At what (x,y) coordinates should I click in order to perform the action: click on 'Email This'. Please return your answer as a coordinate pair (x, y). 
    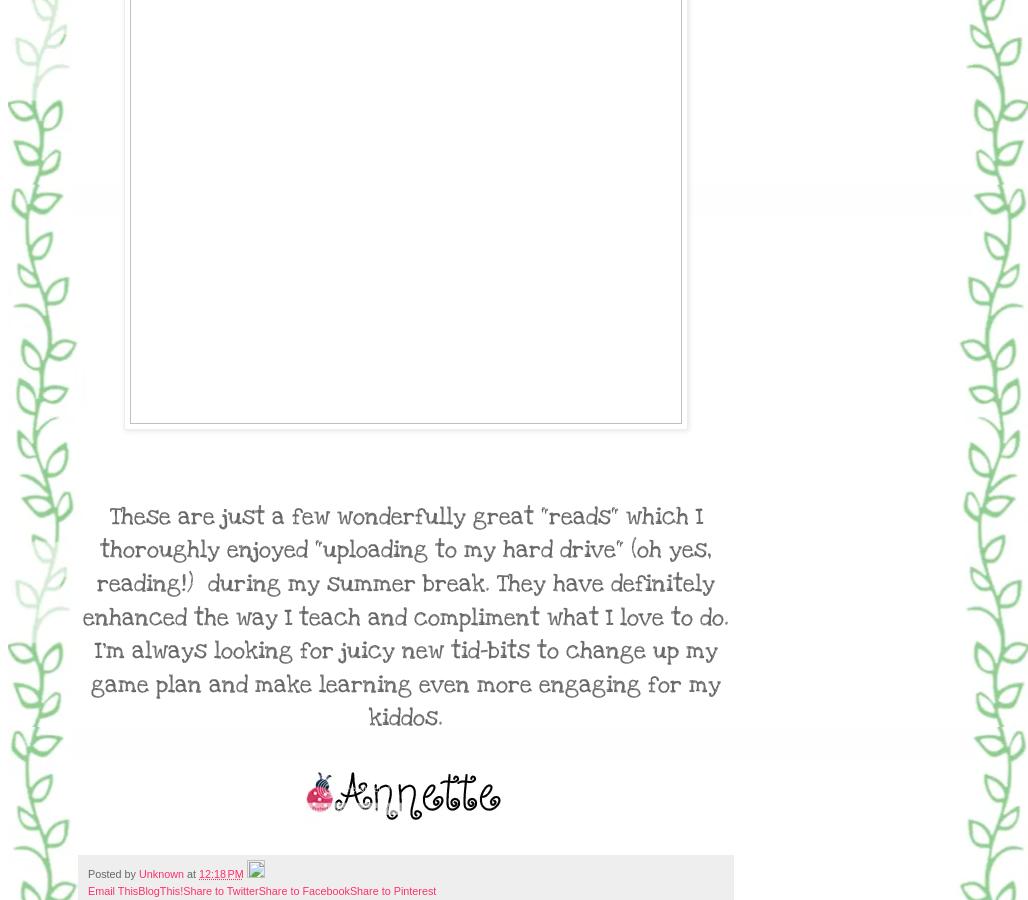
    Looking at the image, I should click on (111, 891).